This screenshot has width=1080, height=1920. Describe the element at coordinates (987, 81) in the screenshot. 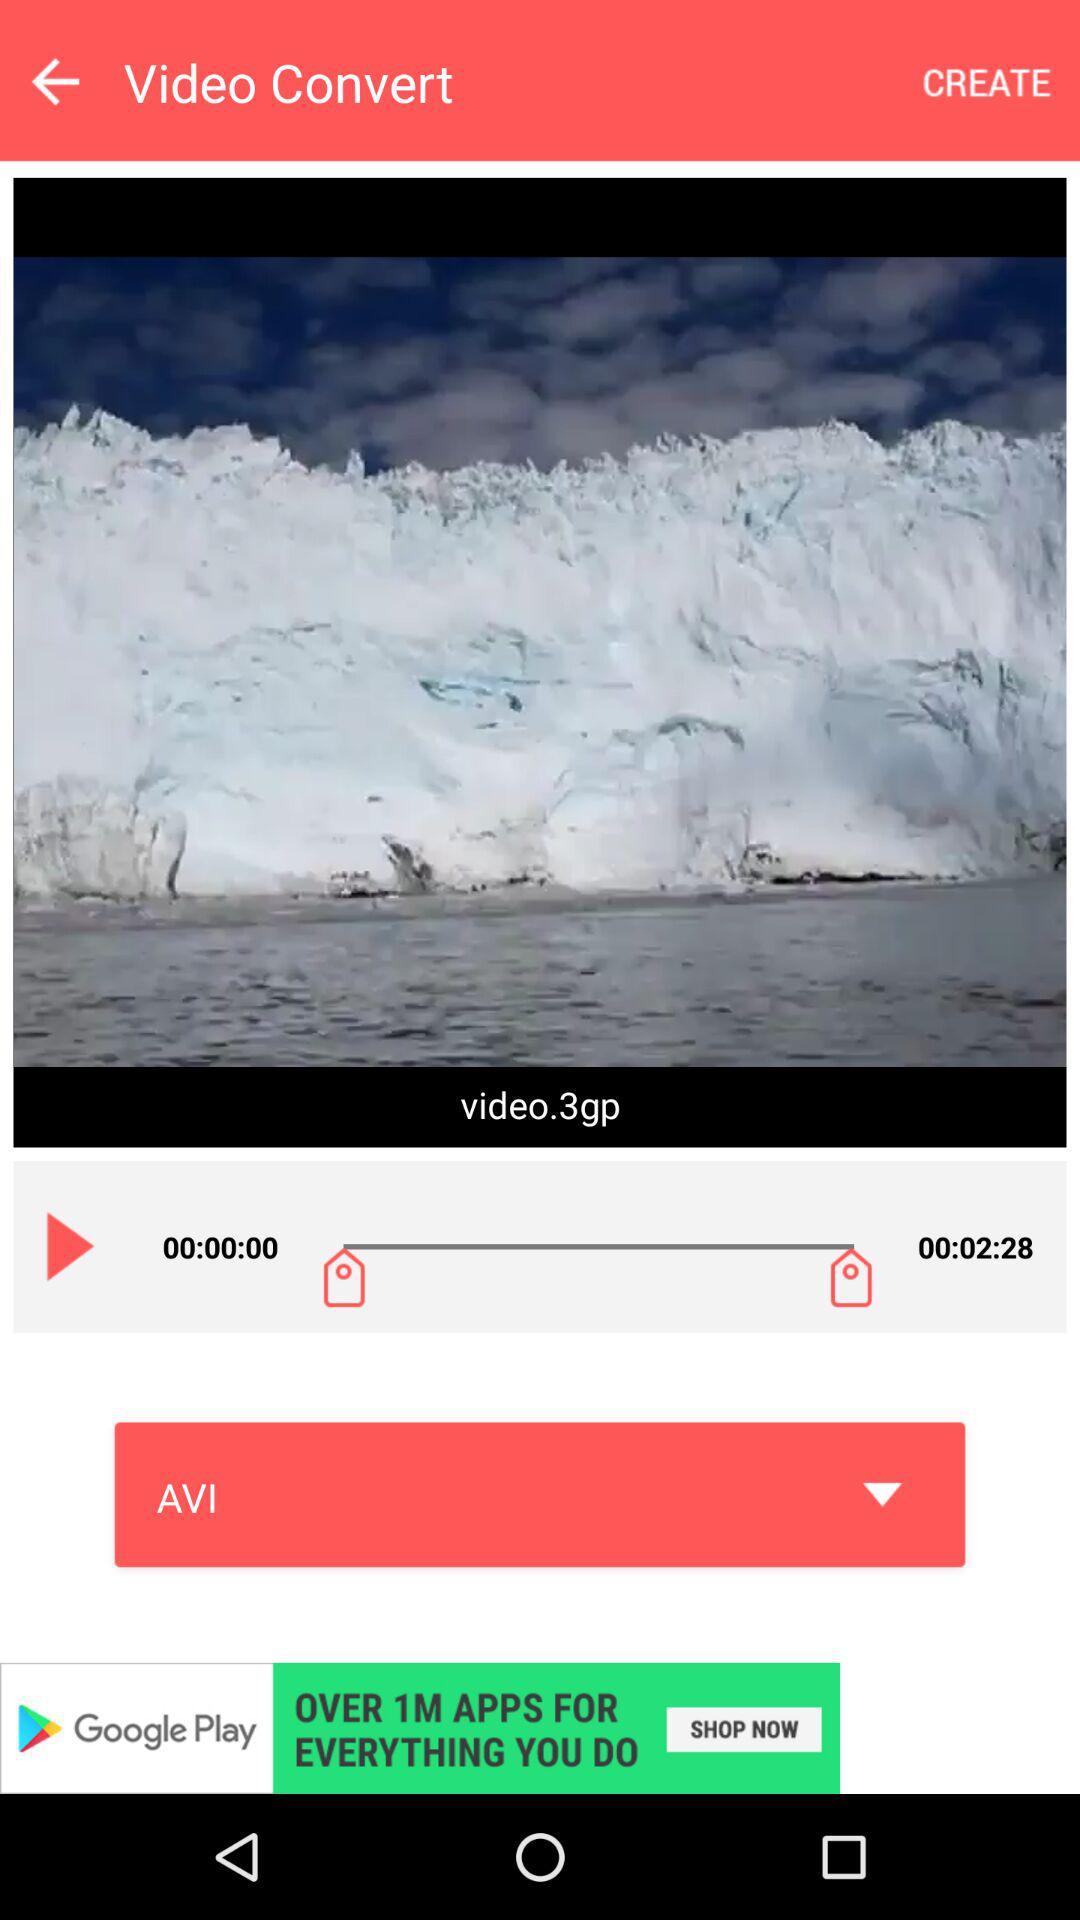

I see `create` at that location.